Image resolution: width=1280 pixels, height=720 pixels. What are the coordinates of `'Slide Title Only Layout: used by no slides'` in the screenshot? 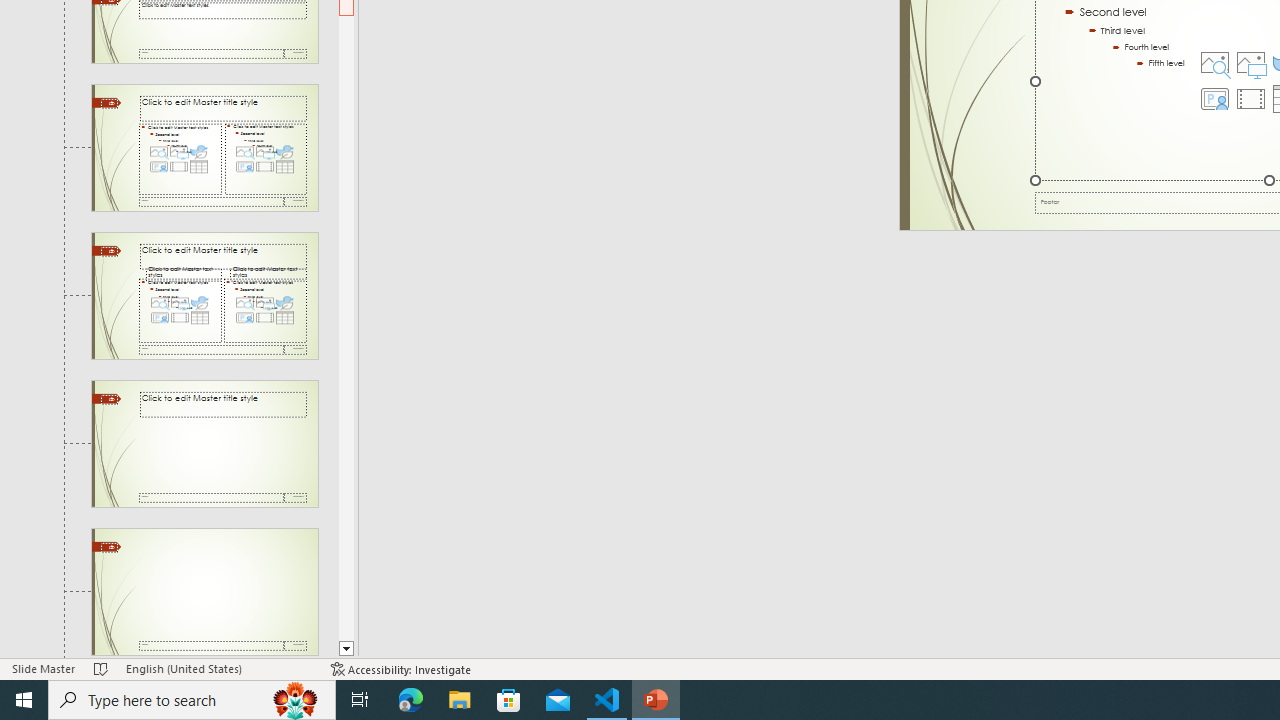 It's located at (204, 442).